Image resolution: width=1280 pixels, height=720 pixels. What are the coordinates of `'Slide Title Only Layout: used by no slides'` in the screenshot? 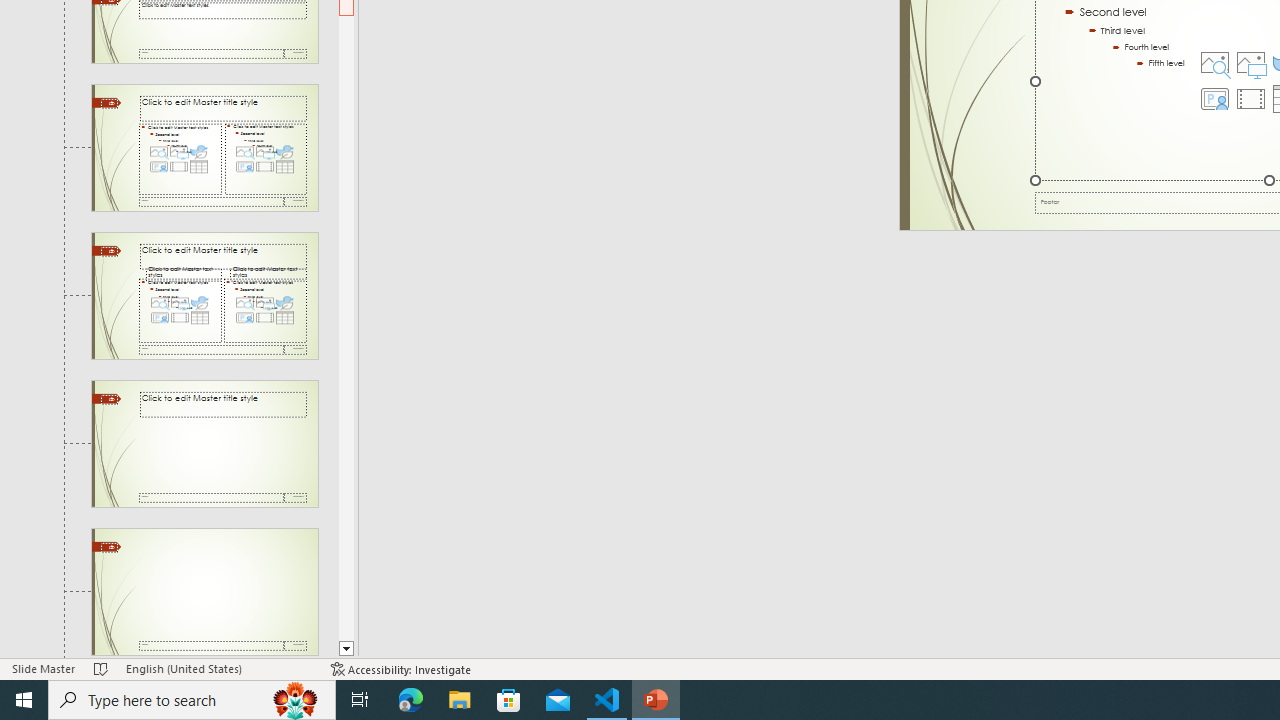 It's located at (204, 442).